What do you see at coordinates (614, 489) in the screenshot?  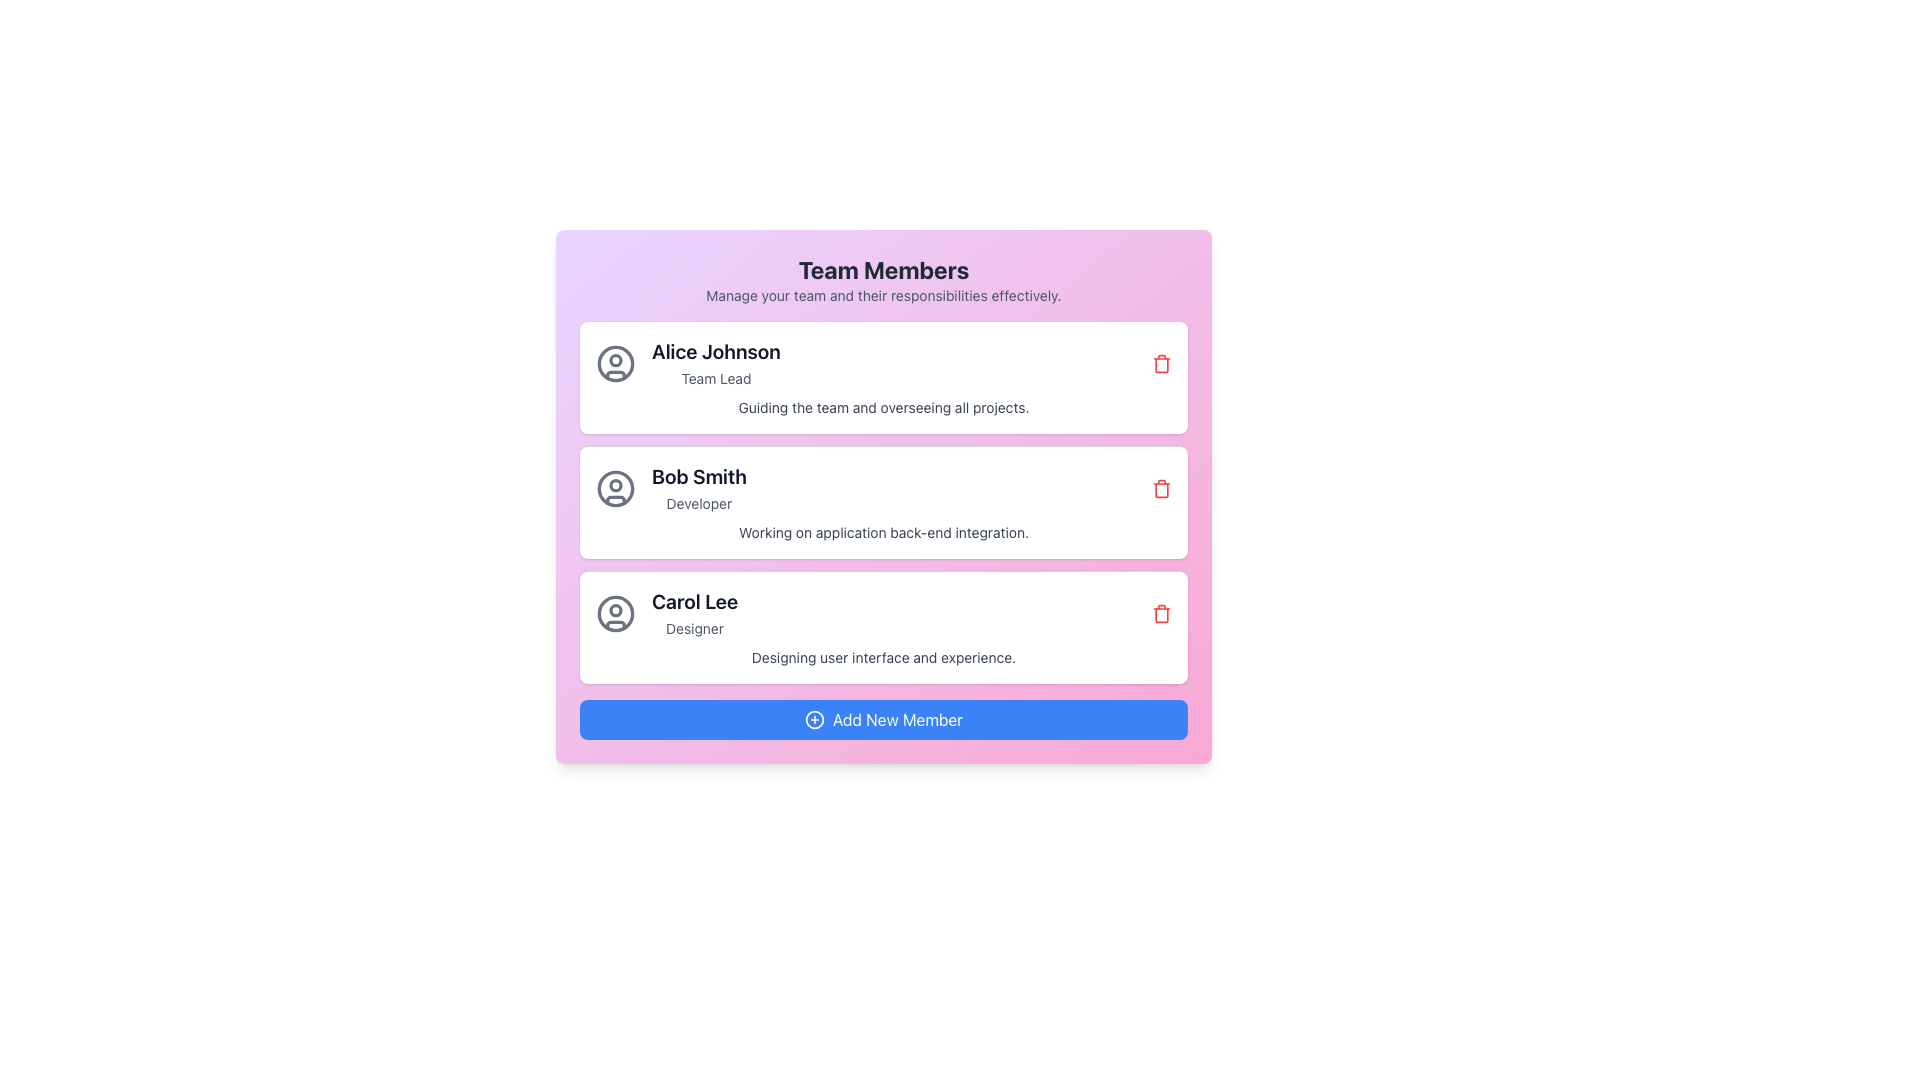 I see `the circular user avatar of 'Bob Smith' that is gray and modern in style, located to the left of the text label in the user list` at bounding box center [614, 489].